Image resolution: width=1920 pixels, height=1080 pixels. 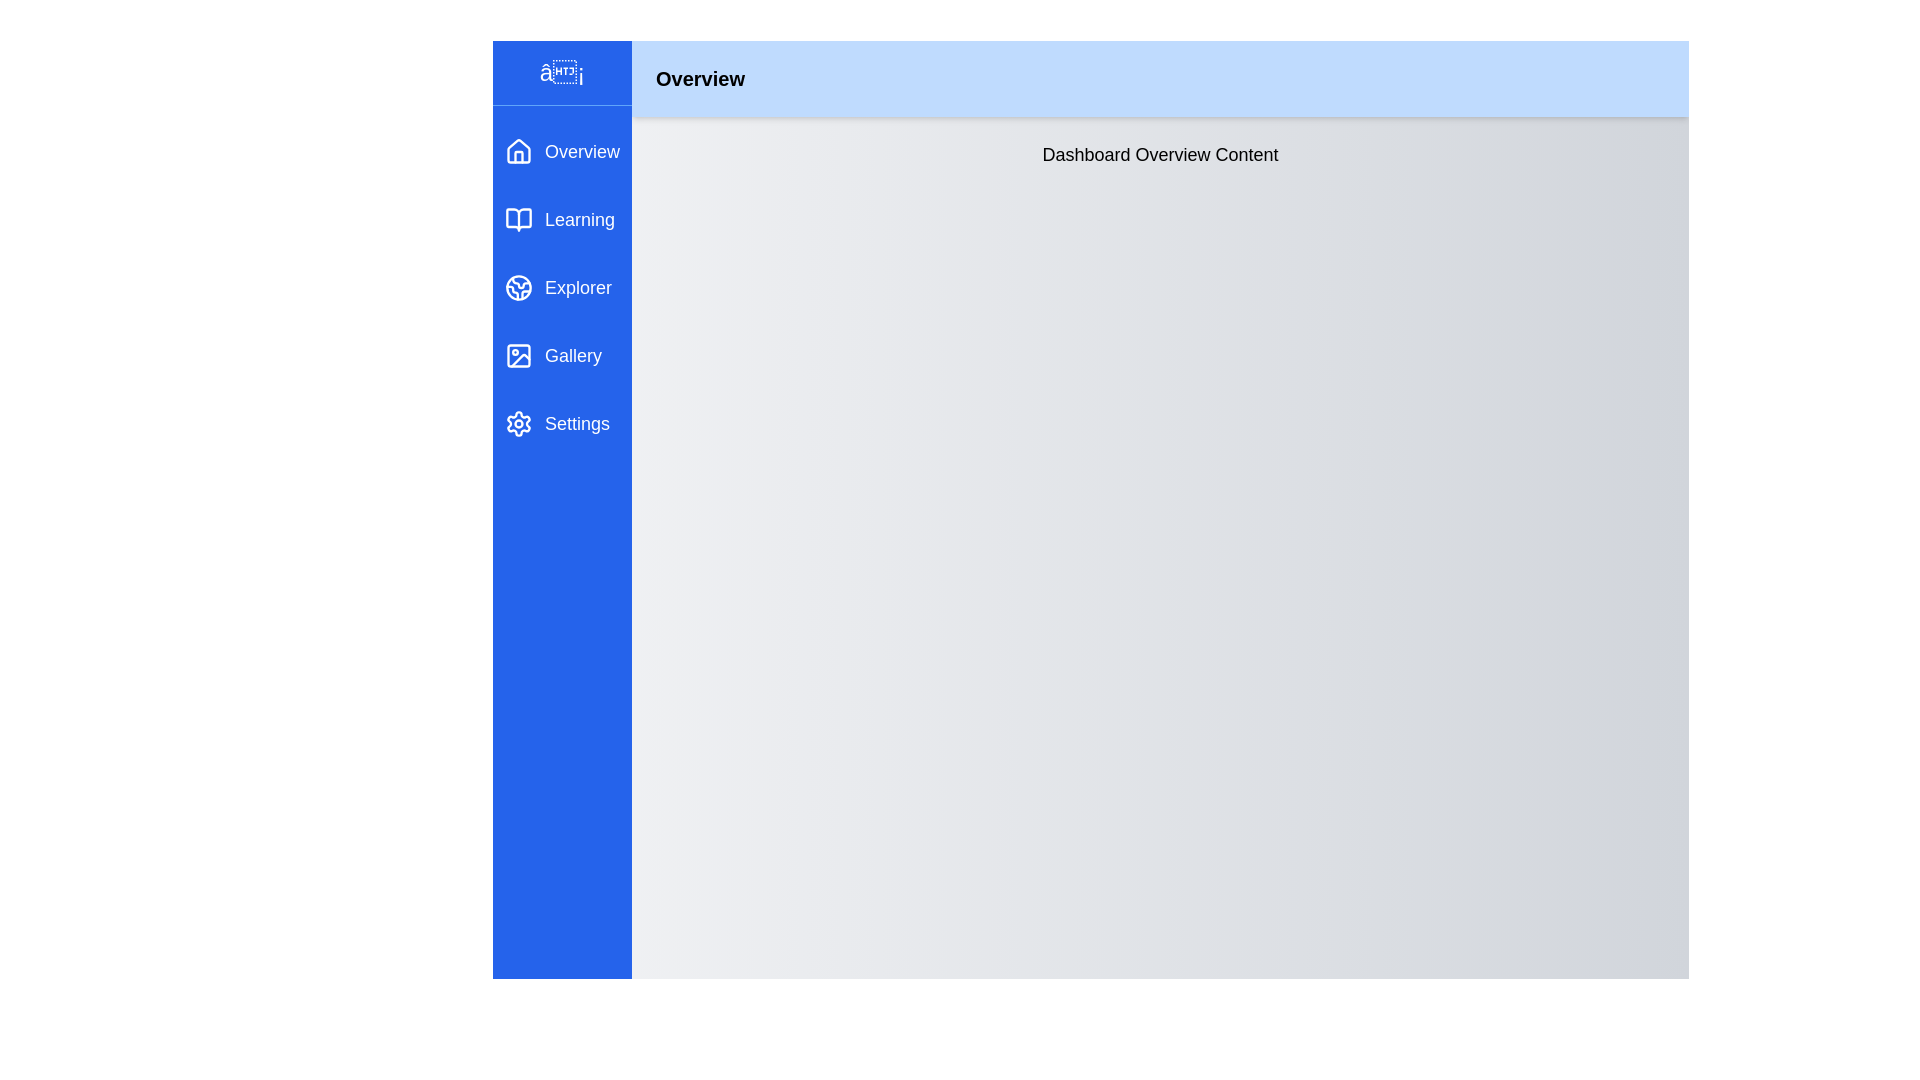 What do you see at coordinates (572, 354) in the screenshot?
I see `the 'Gallery' text label in the vertical navigation menu on the left sidebar` at bounding box center [572, 354].